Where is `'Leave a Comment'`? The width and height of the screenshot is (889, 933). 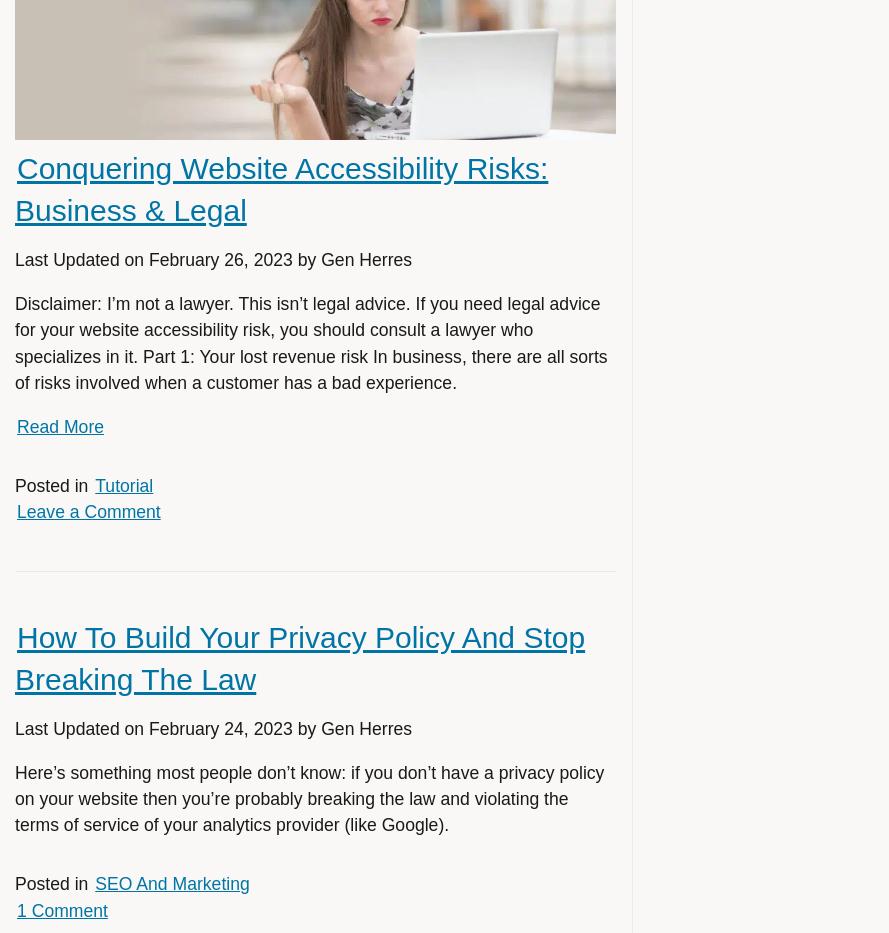
'Leave a Comment' is located at coordinates (87, 512).